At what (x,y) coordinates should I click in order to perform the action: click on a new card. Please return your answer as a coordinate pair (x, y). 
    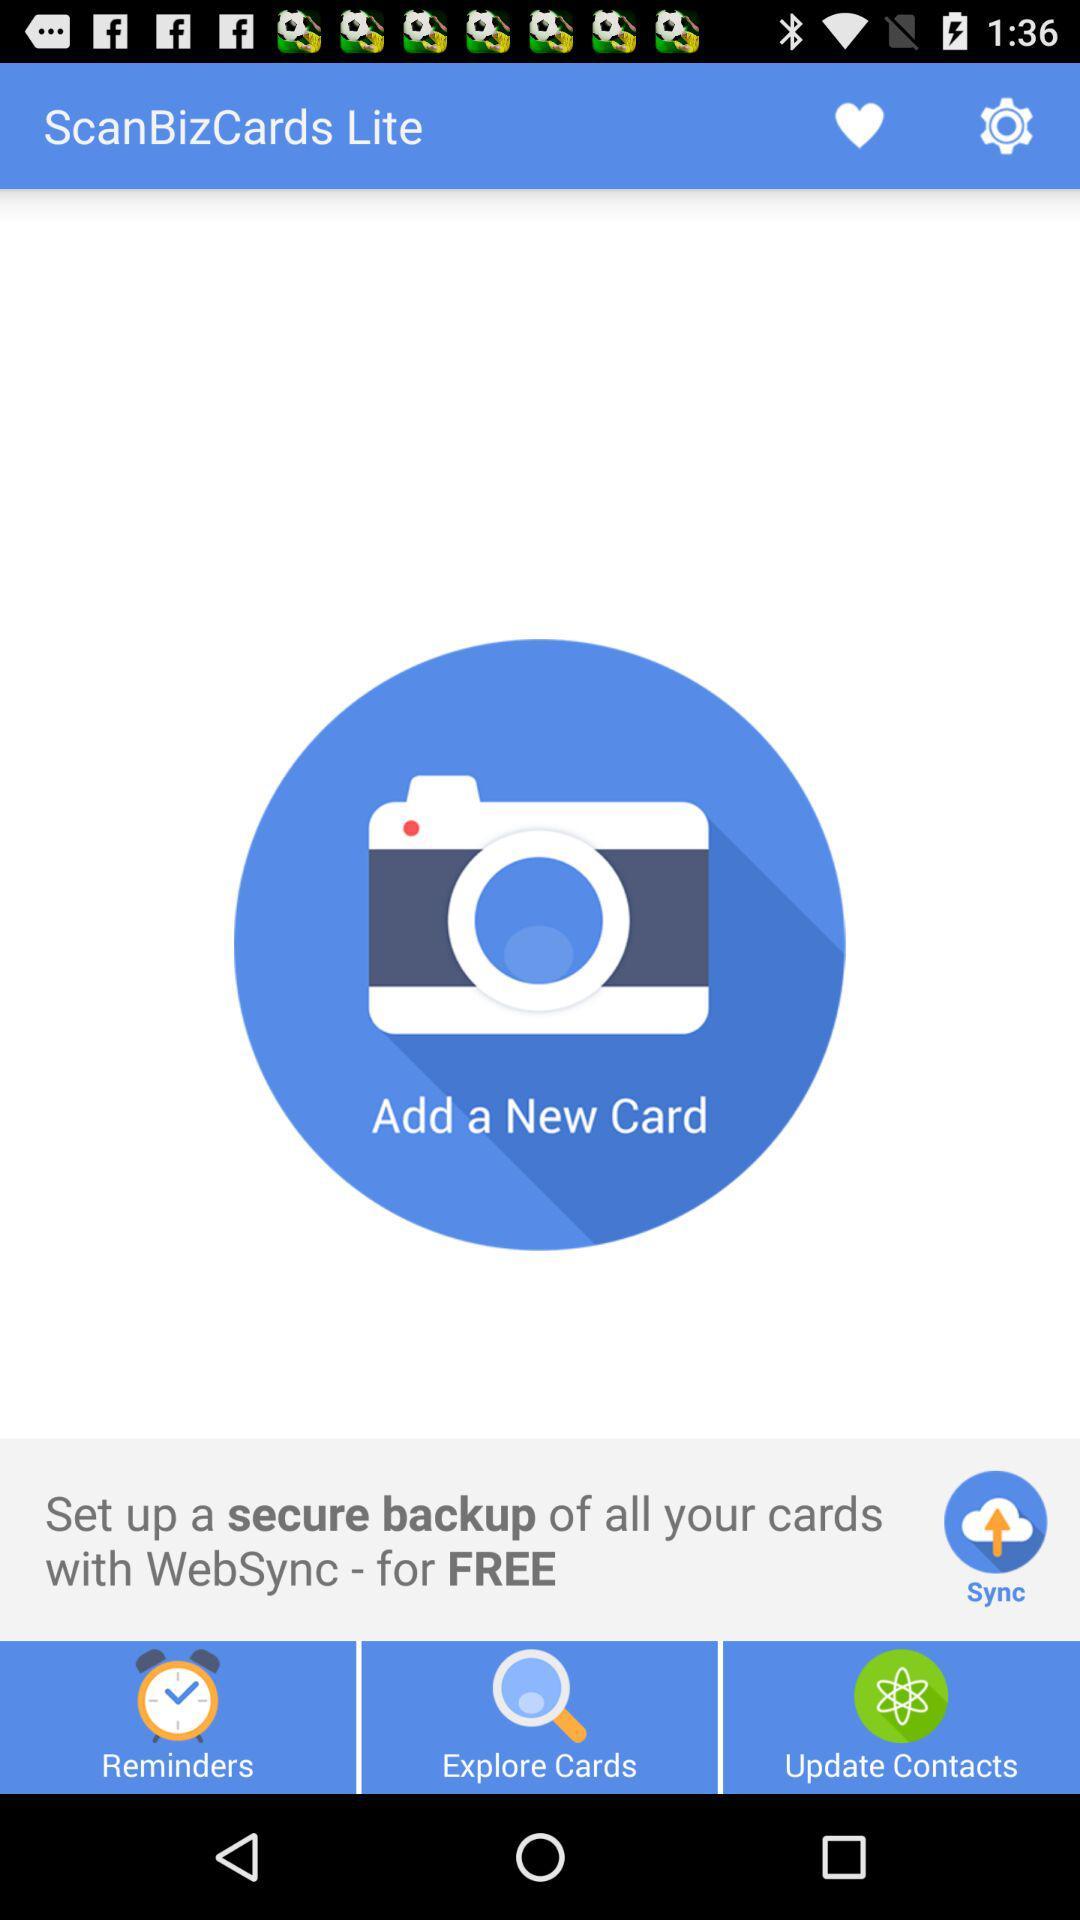
    Looking at the image, I should click on (540, 944).